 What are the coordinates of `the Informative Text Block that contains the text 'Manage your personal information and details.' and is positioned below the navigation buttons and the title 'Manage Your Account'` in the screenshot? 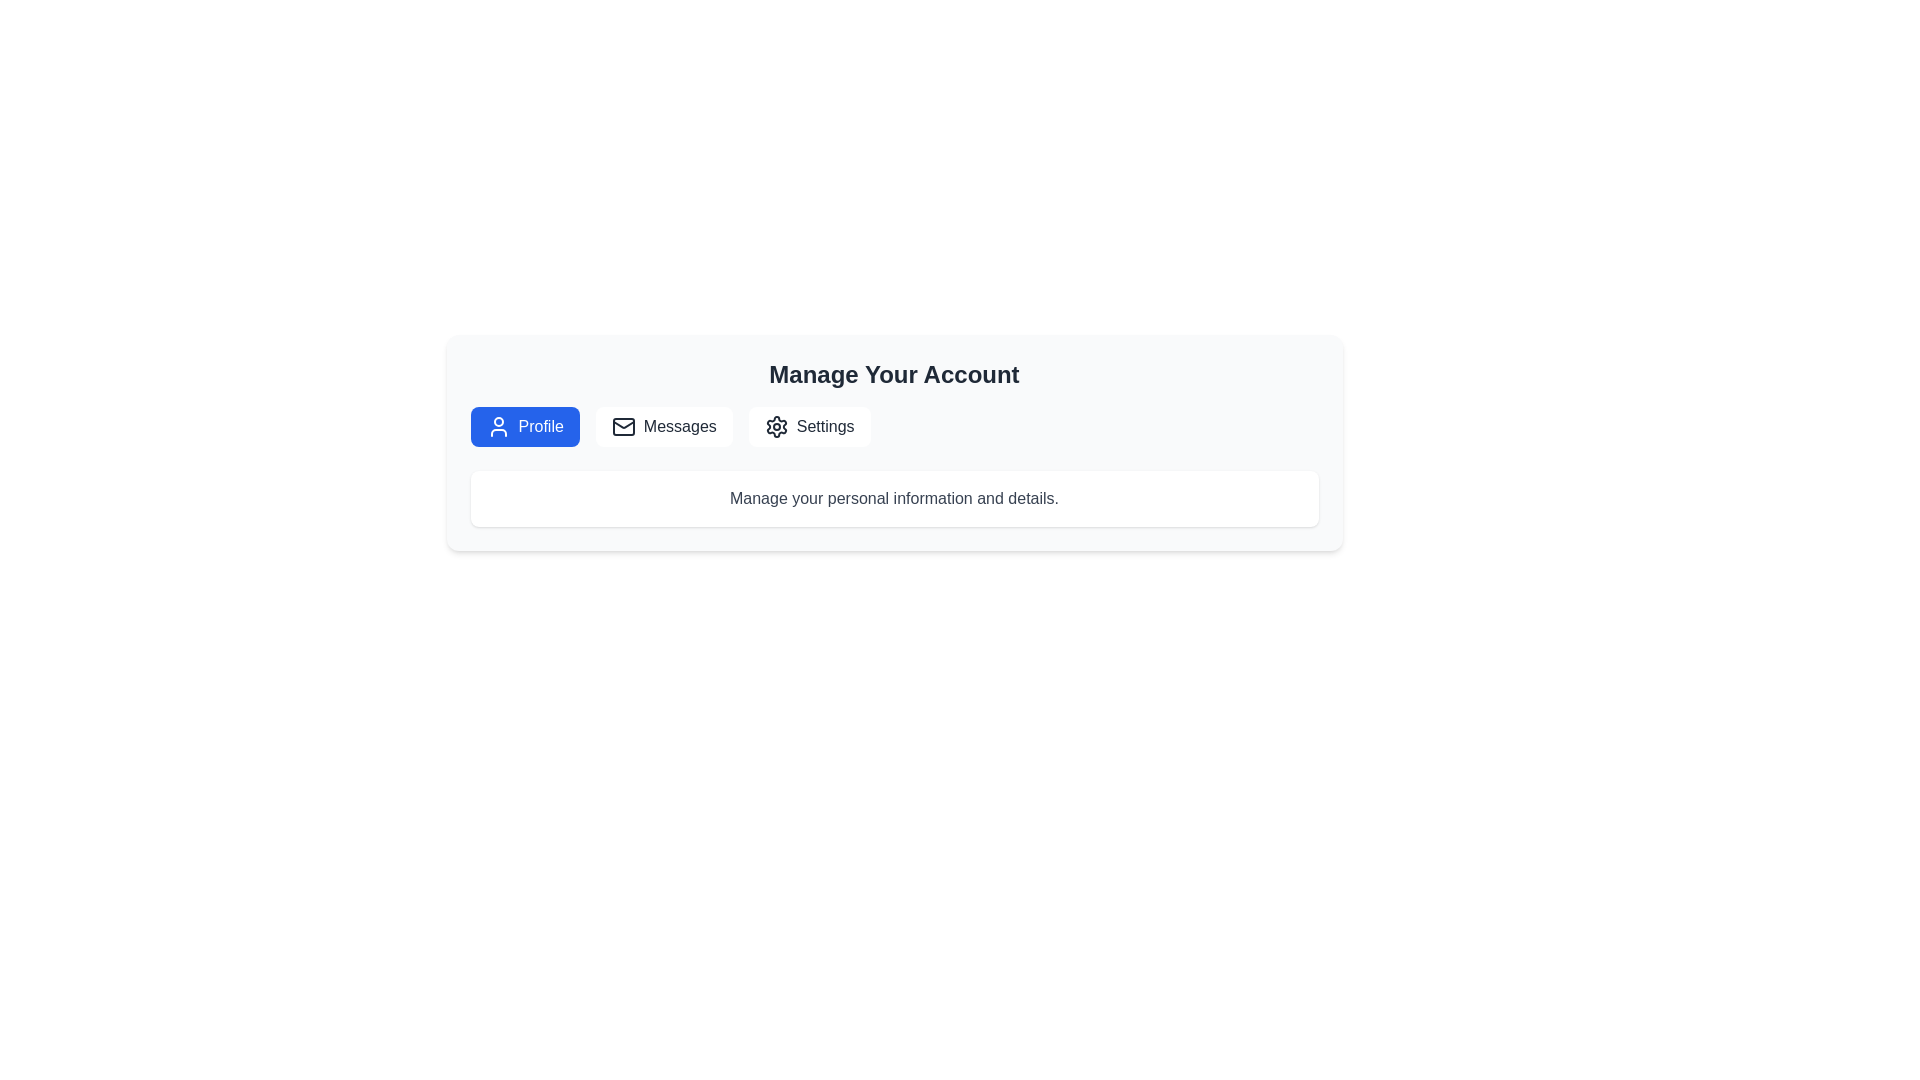 It's located at (893, 497).